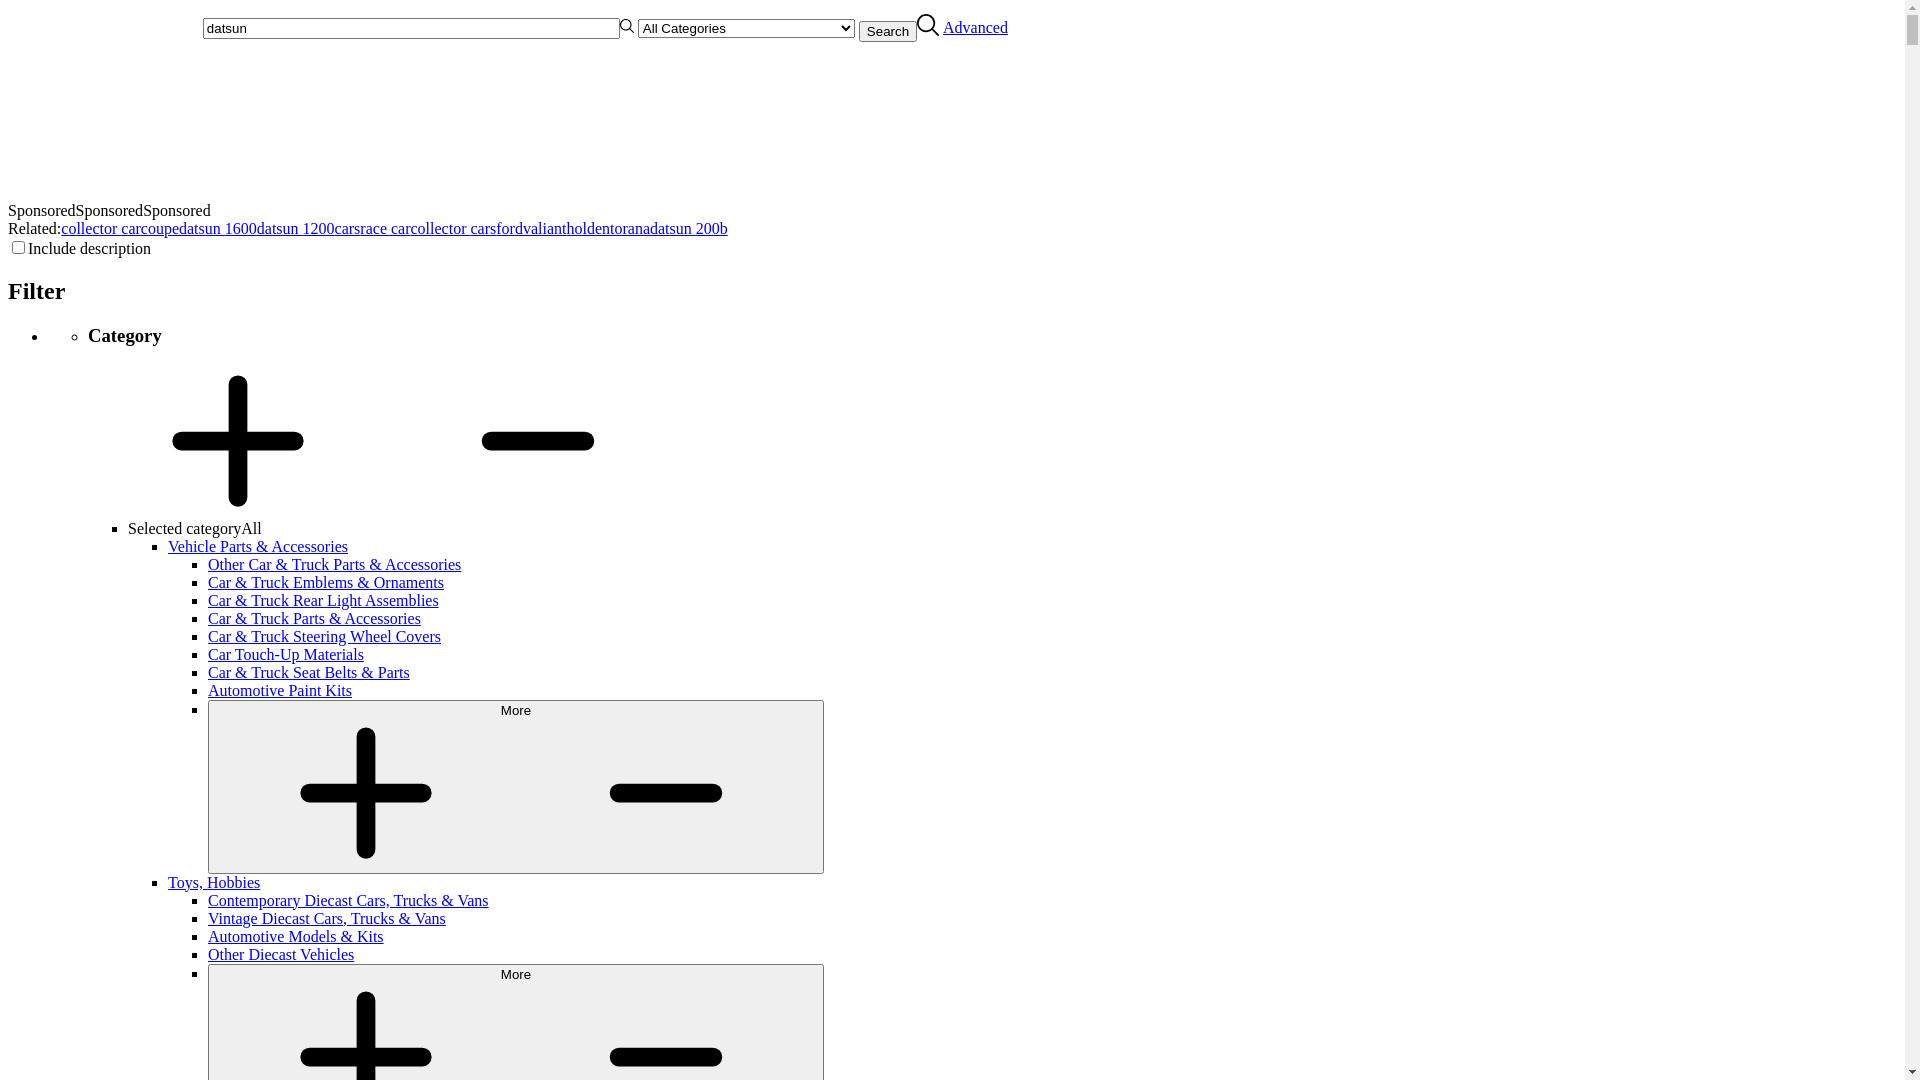  I want to click on 'Contemporary Diecast Cars, Trucks & Vans', so click(348, 900).